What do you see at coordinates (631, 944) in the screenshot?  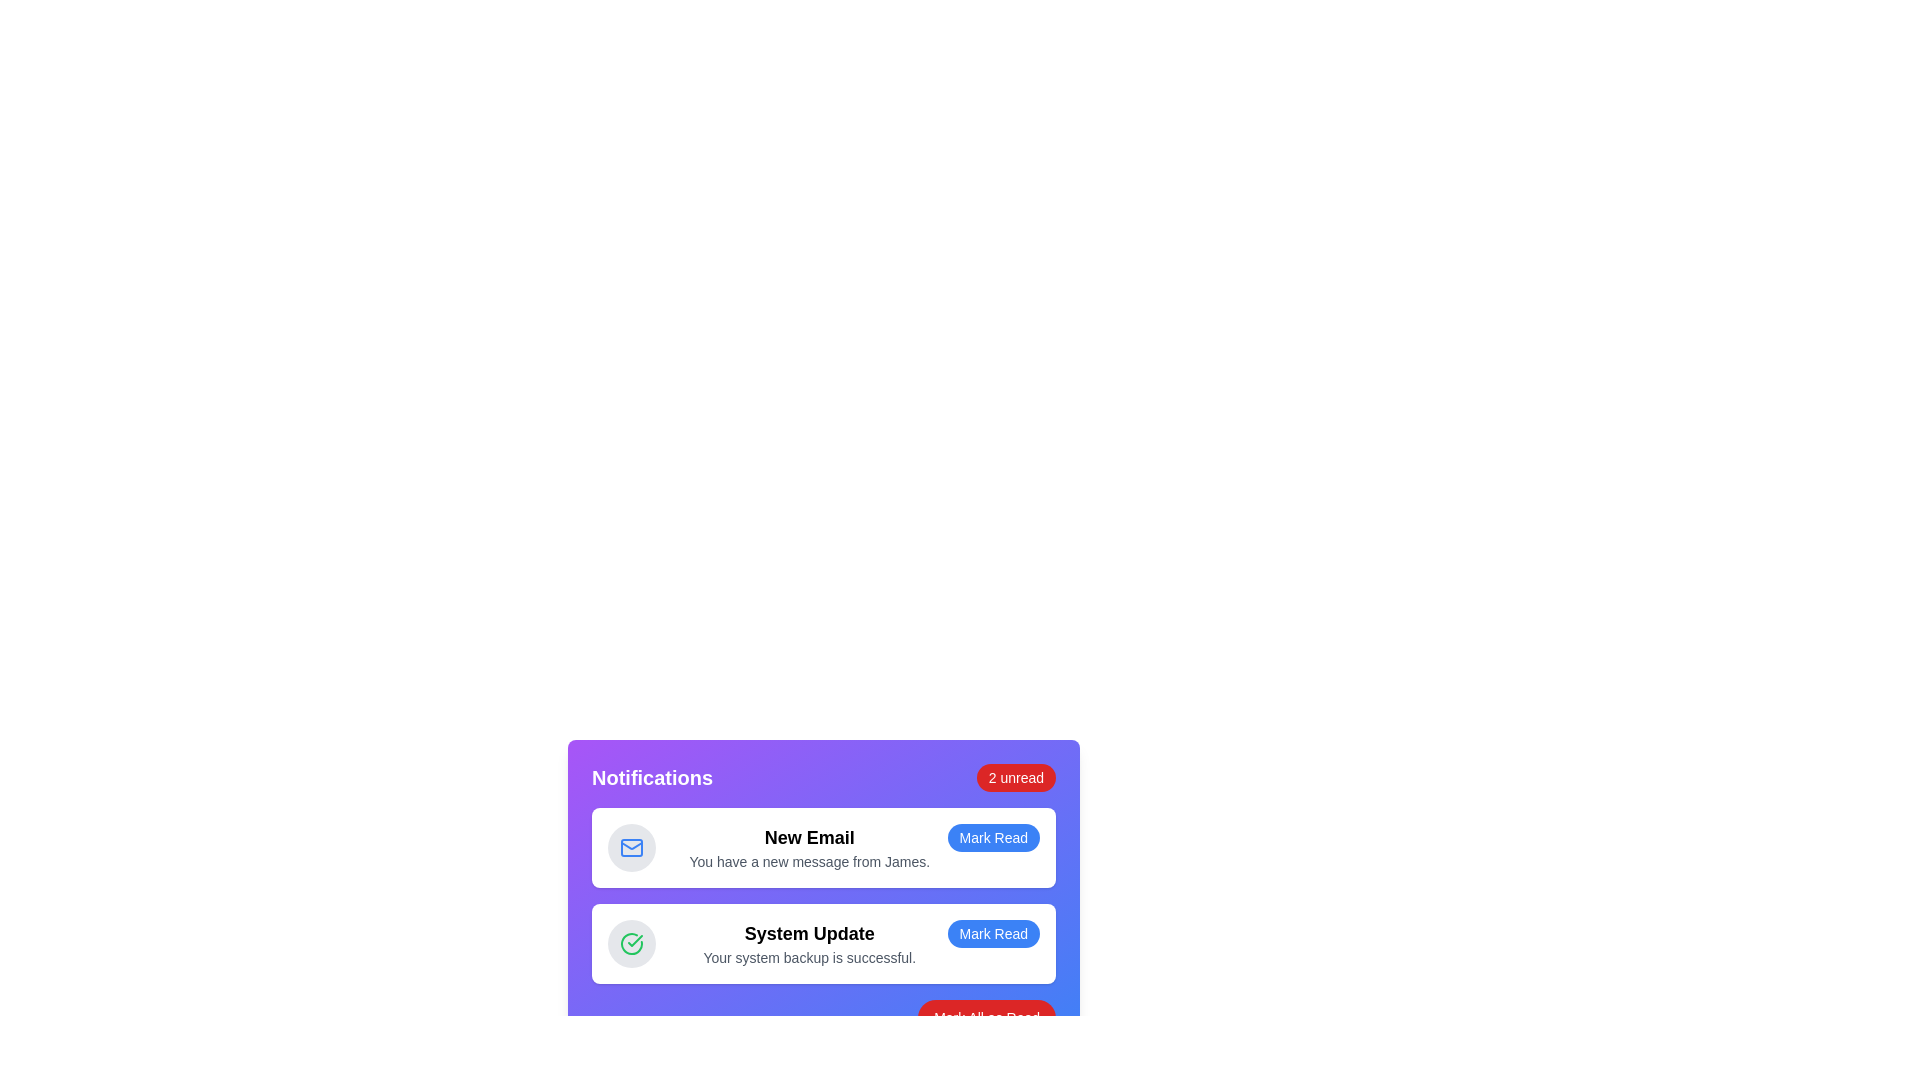 I see `the icon indicating a successful system backup notification, which is positioned to the left of the text 'System Update' and 'Your system backup is successful.'` at bounding box center [631, 944].